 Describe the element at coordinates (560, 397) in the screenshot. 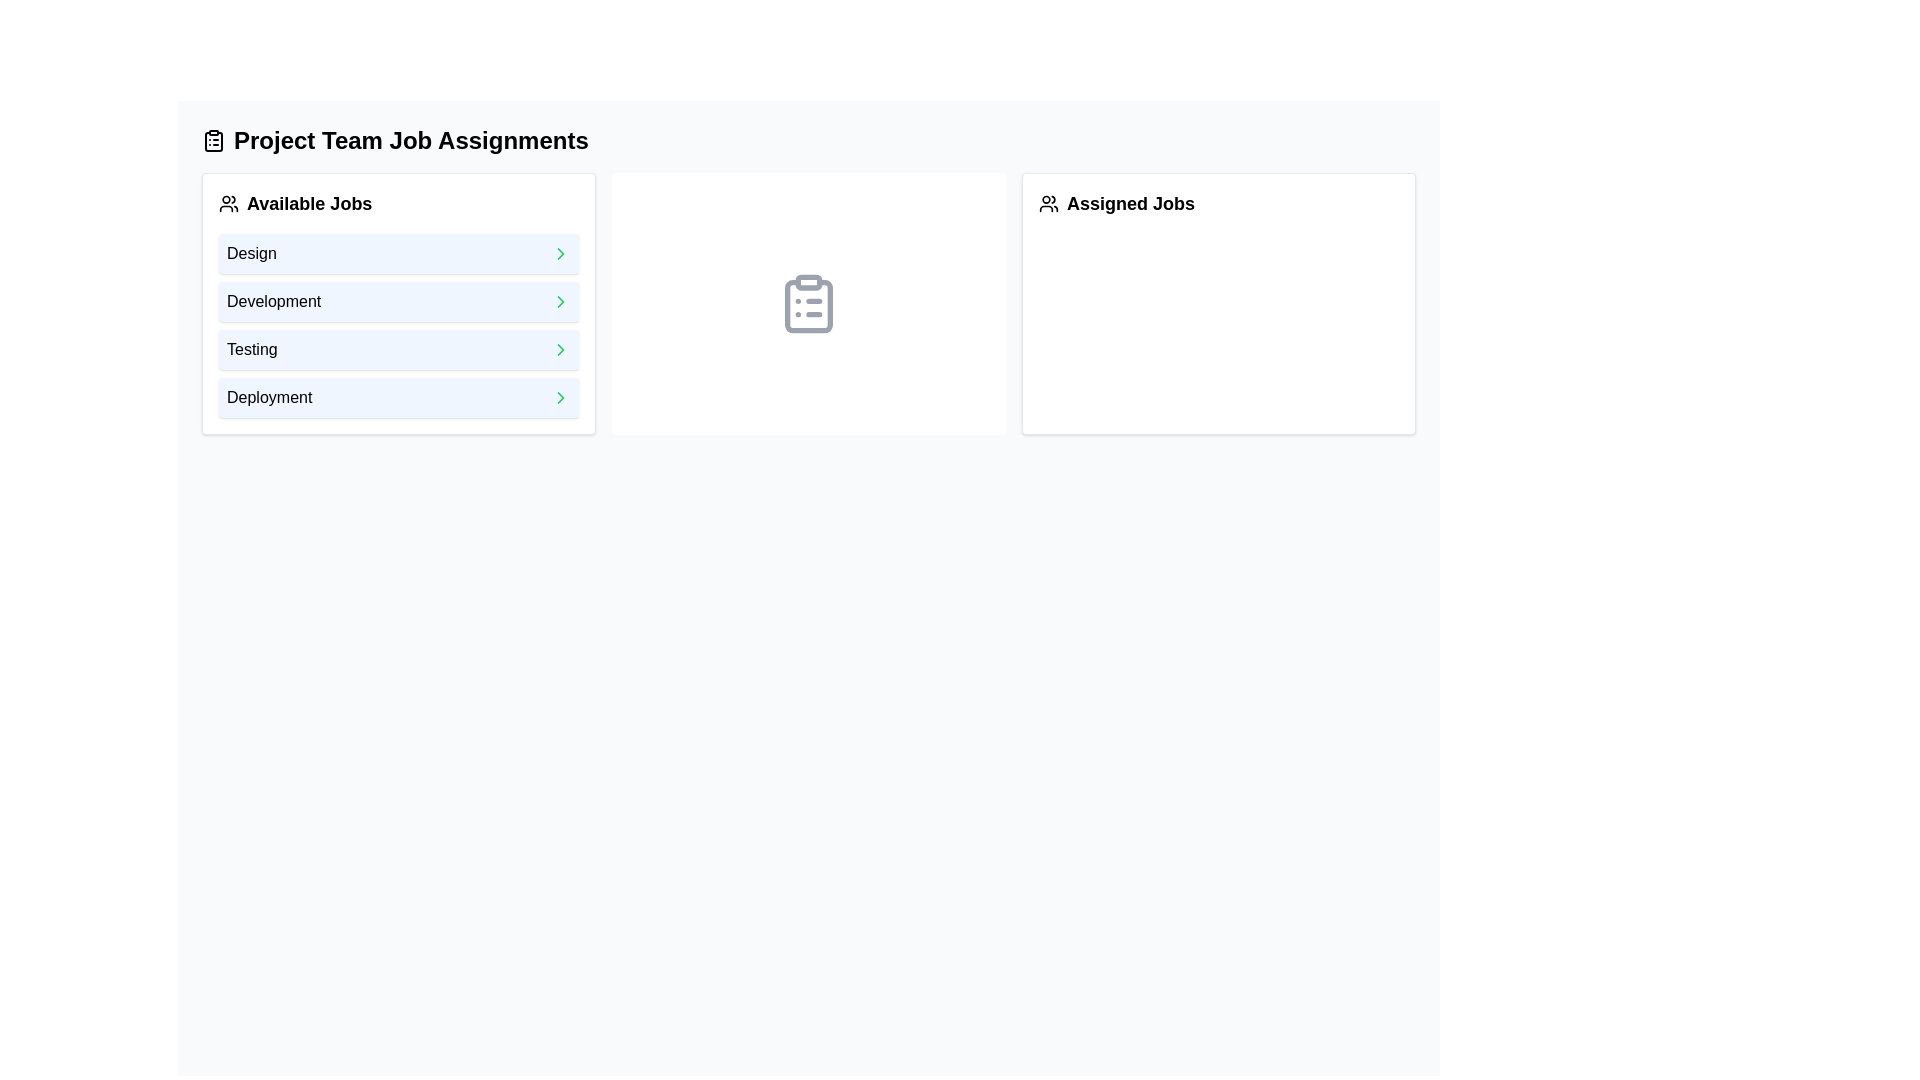

I see `the small right-pointing arrow icon located in the 'Available Jobs' section, to the right of the 'Deployment' text, which is the fourth icon in a vertical list` at that location.